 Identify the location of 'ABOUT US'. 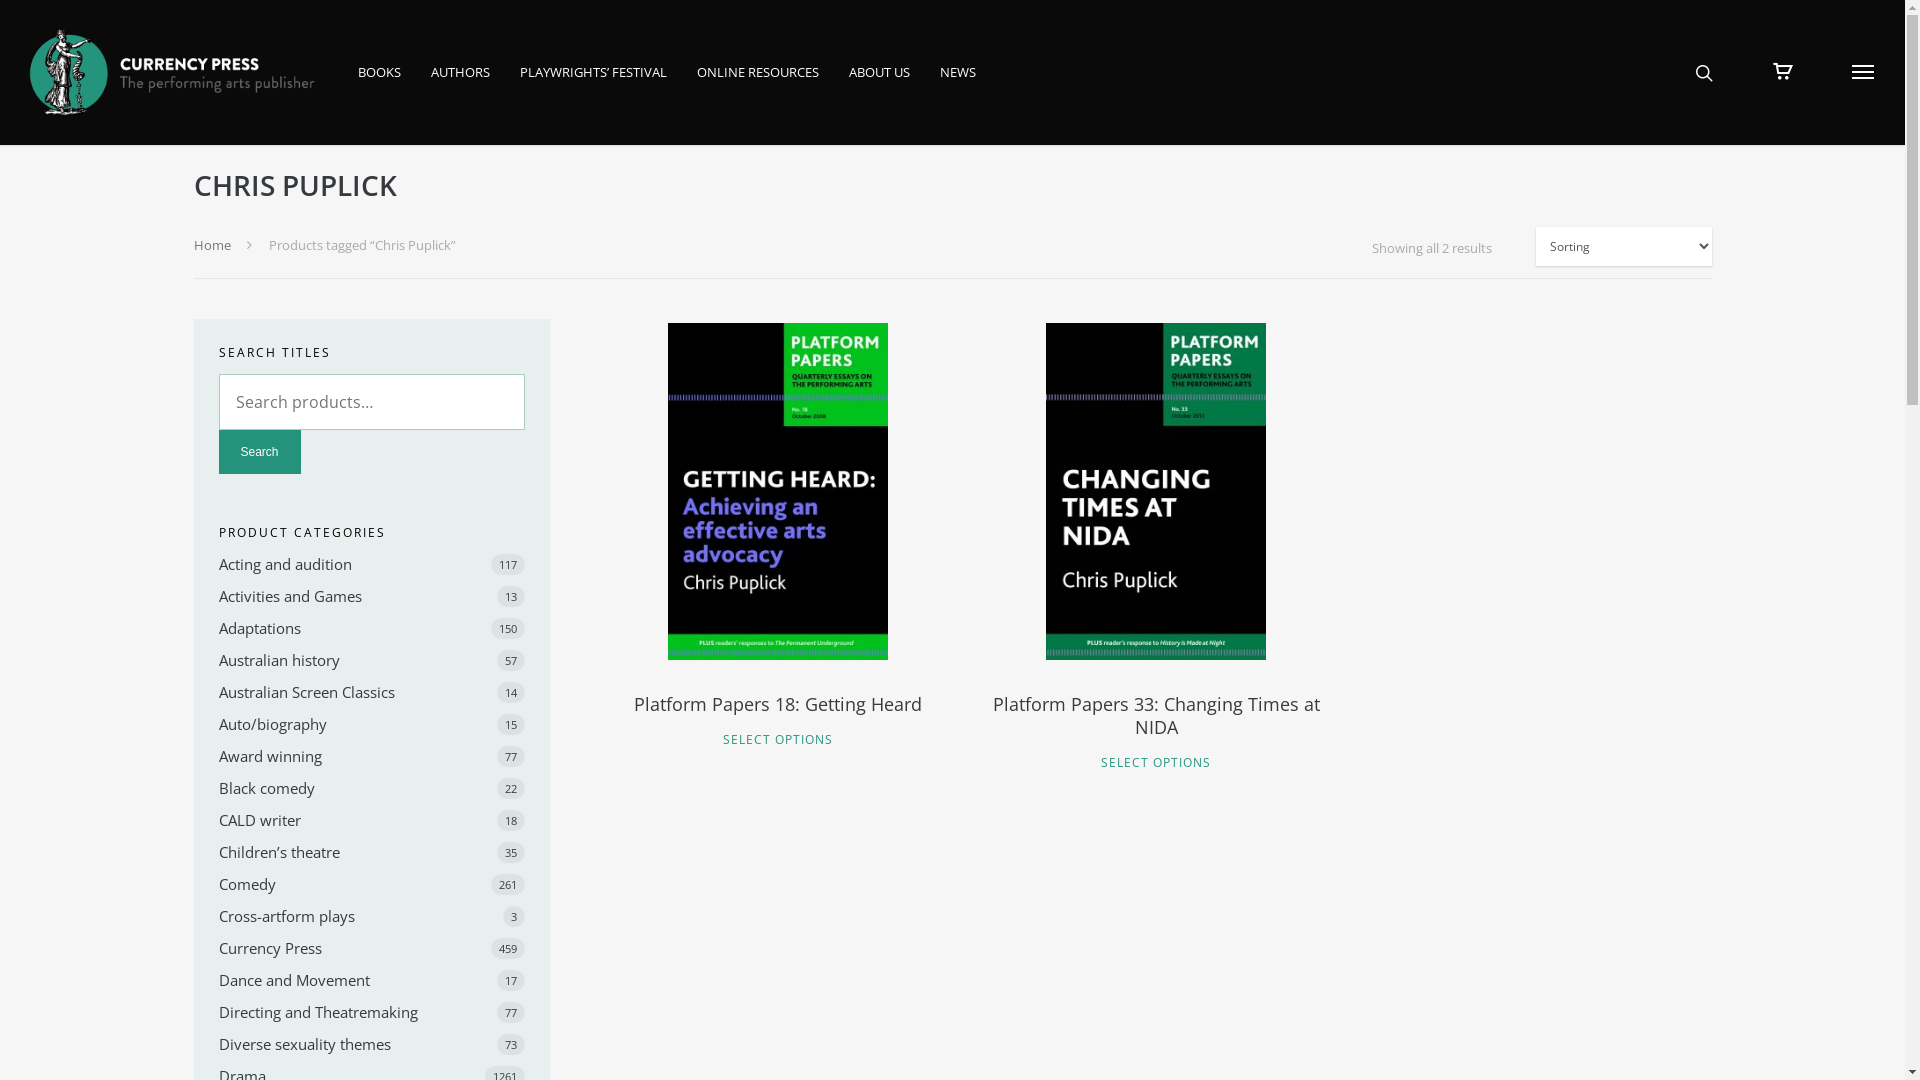
(879, 84).